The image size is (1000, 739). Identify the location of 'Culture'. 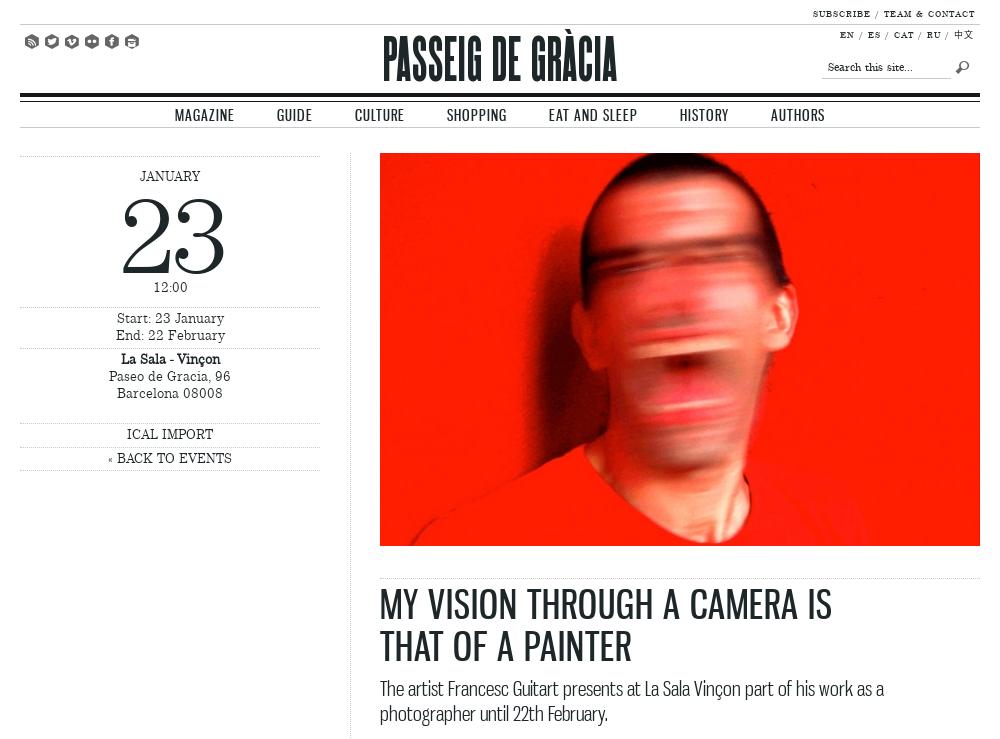
(380, 114).